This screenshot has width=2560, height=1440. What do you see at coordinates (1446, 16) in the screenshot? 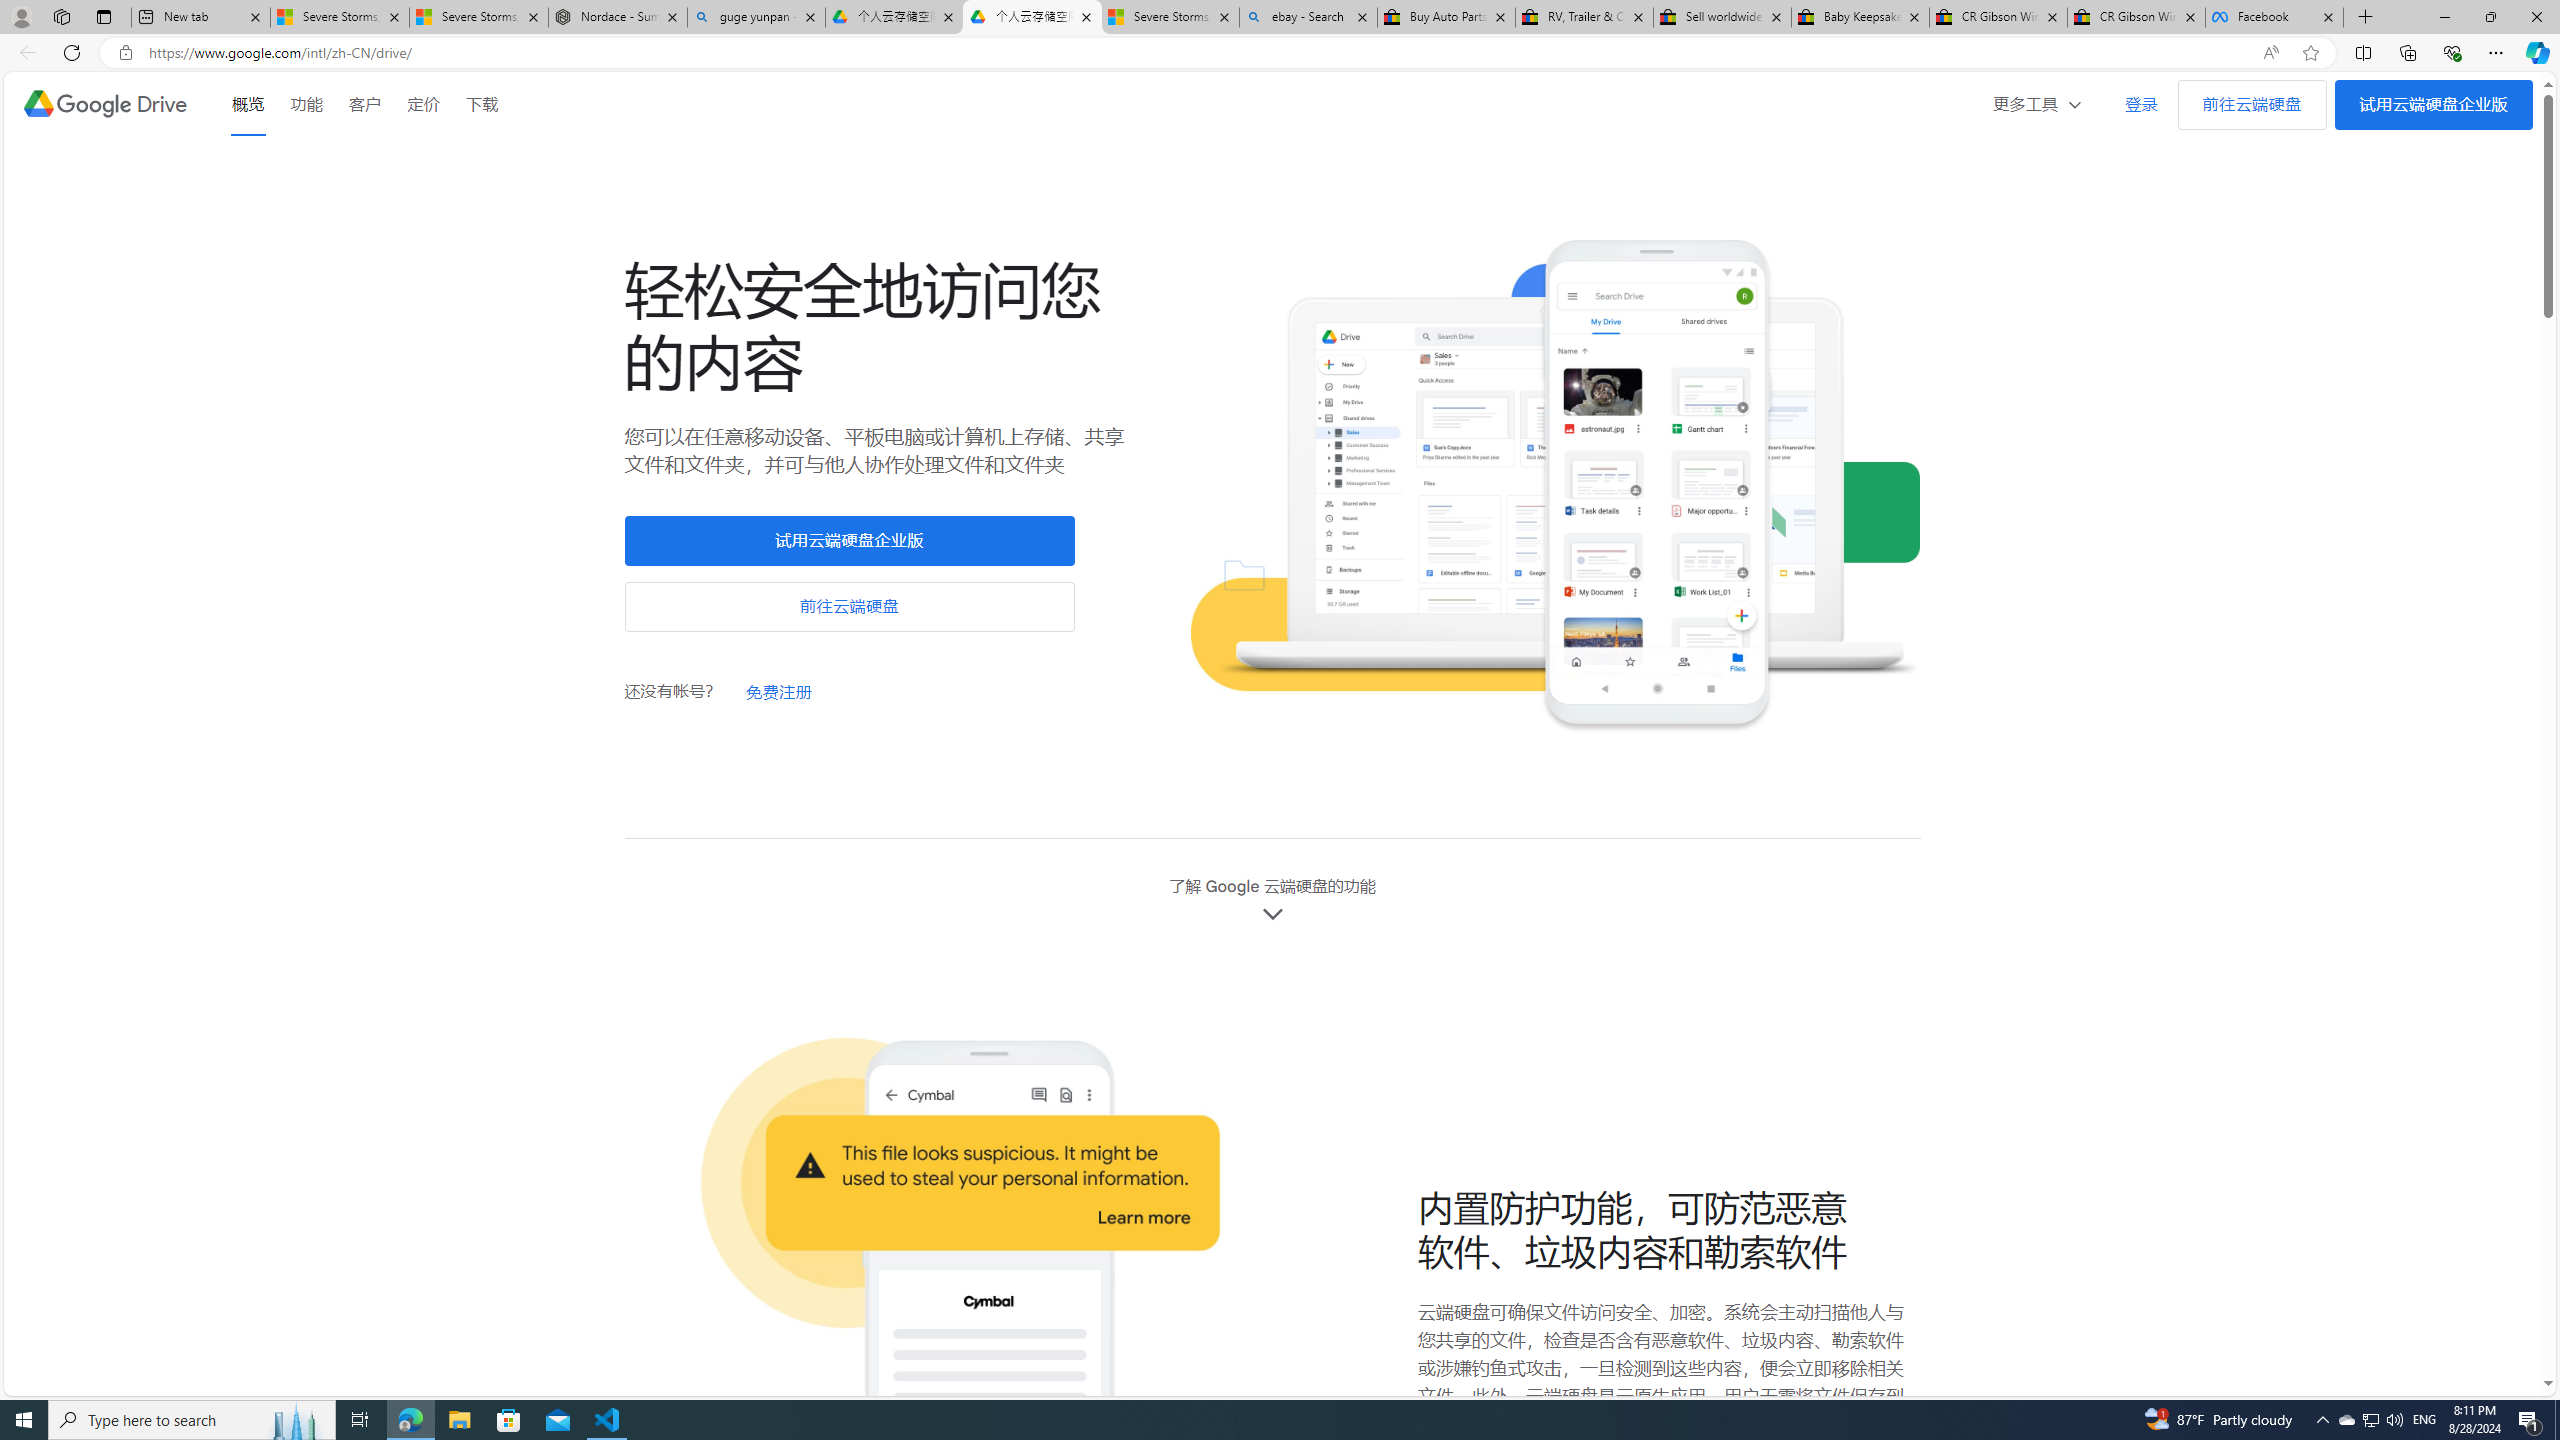
I see `'Buy Auto Parts & Accessories | eBay'` at bounding box center [1446, 16].